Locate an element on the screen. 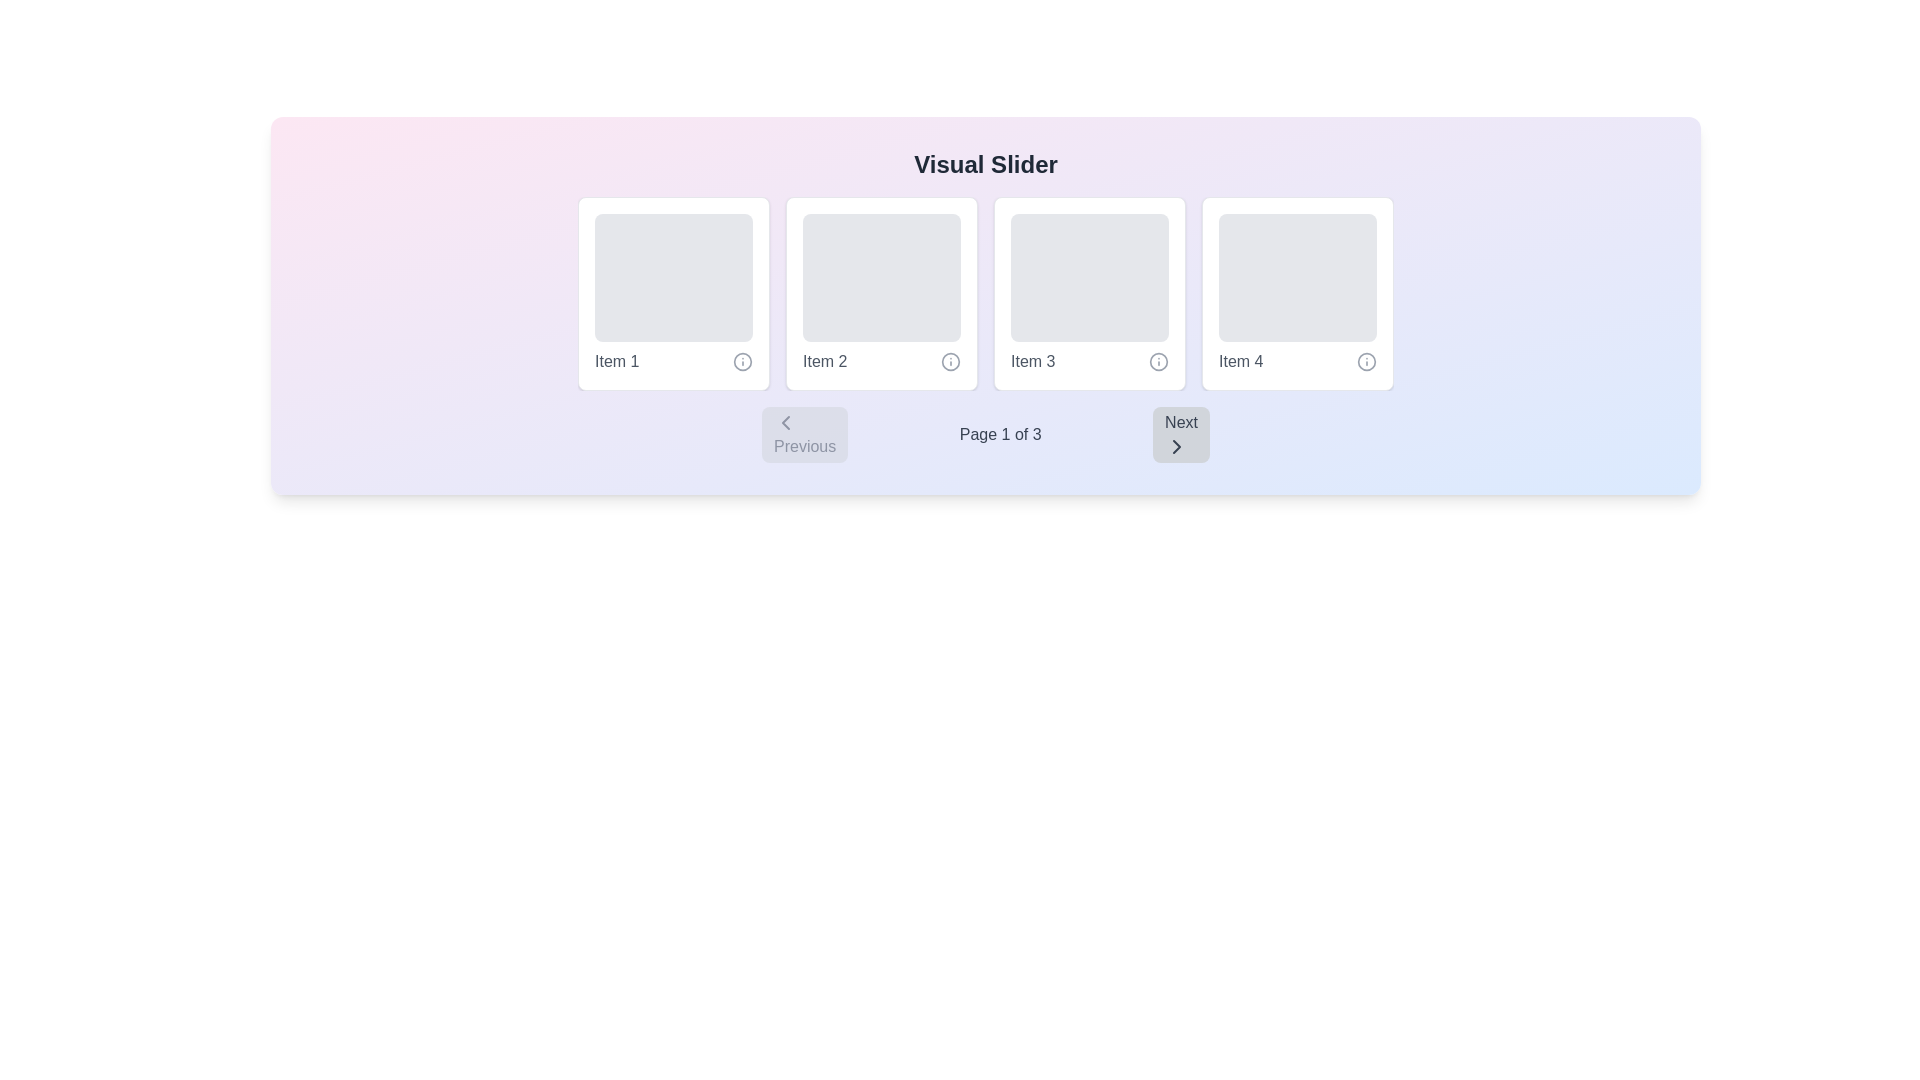 The height and width of the screenshot is (1080, 1920). the 'Next' button by clicking on the chevron-right icon located to the right of the pagination display is located at coordinates (1177, 446).